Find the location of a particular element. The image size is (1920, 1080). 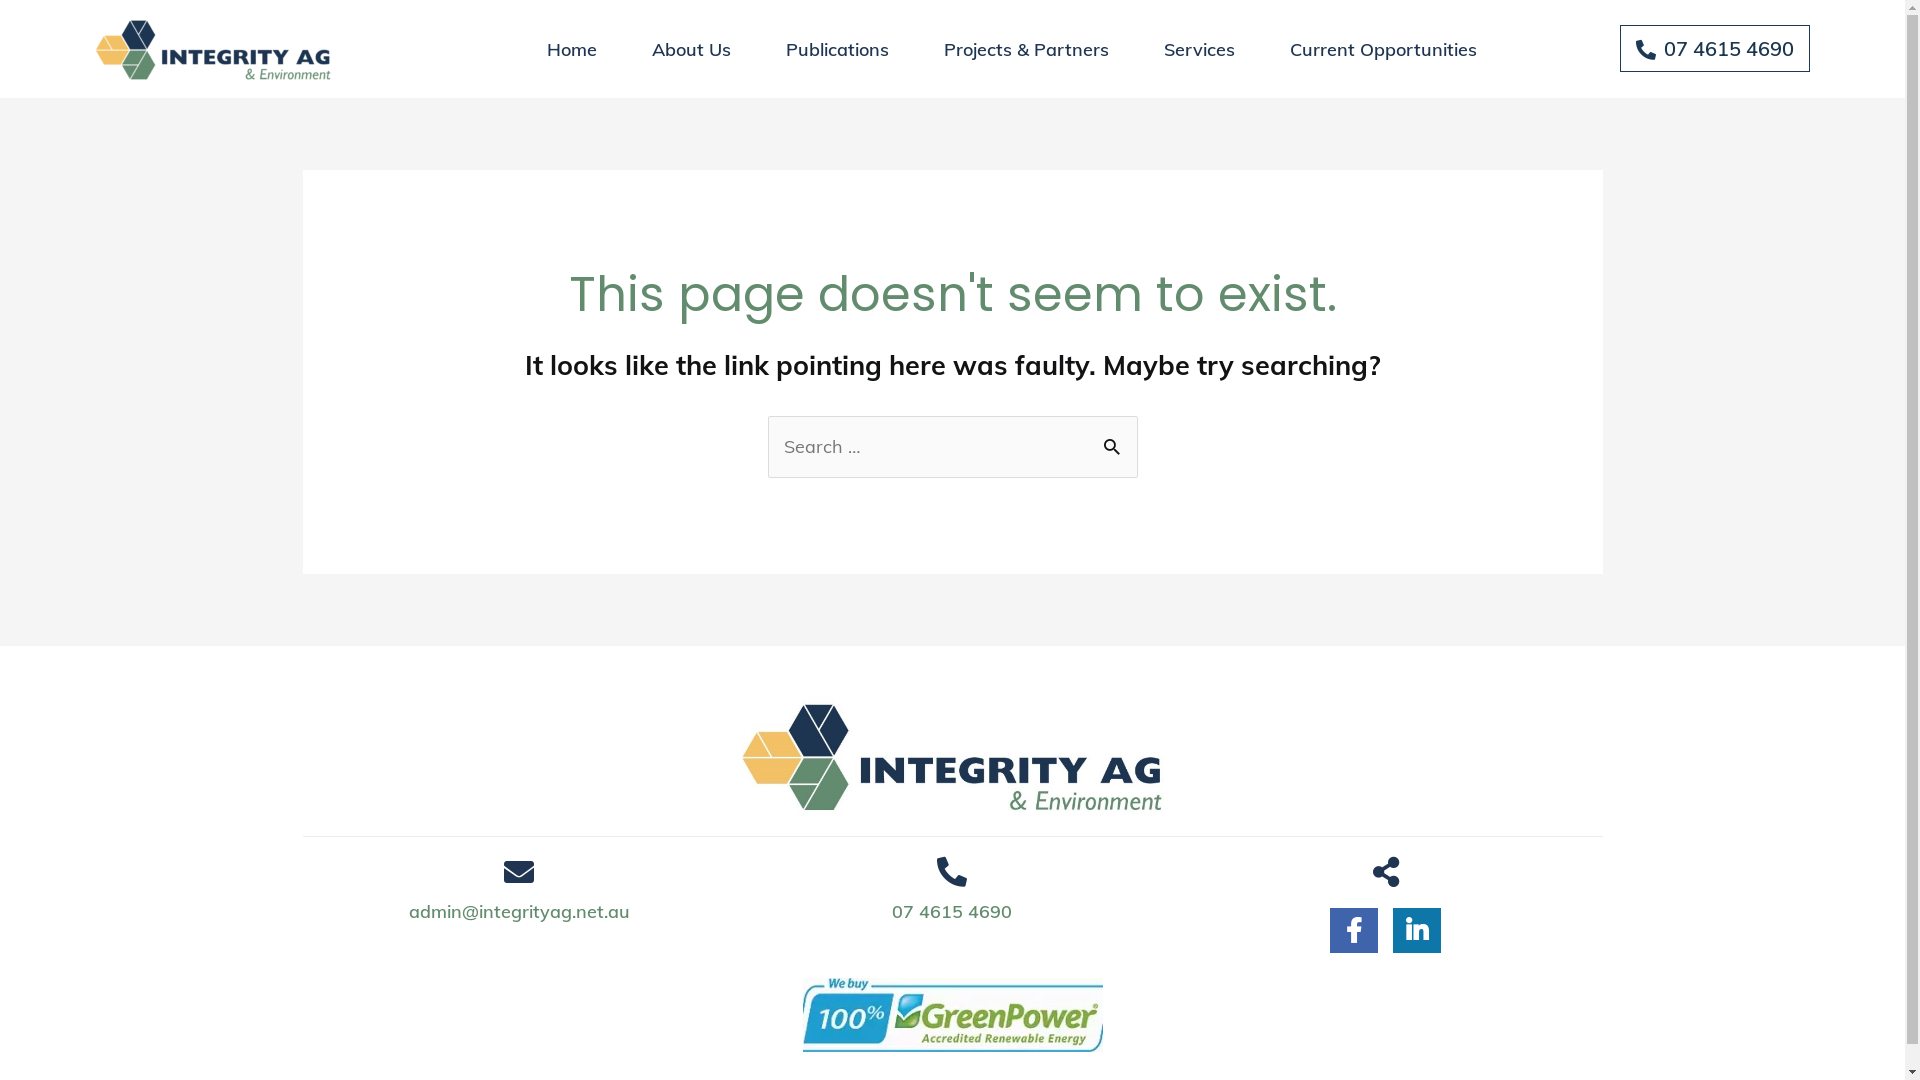

'Share' is located at coordinates (1371, 870).